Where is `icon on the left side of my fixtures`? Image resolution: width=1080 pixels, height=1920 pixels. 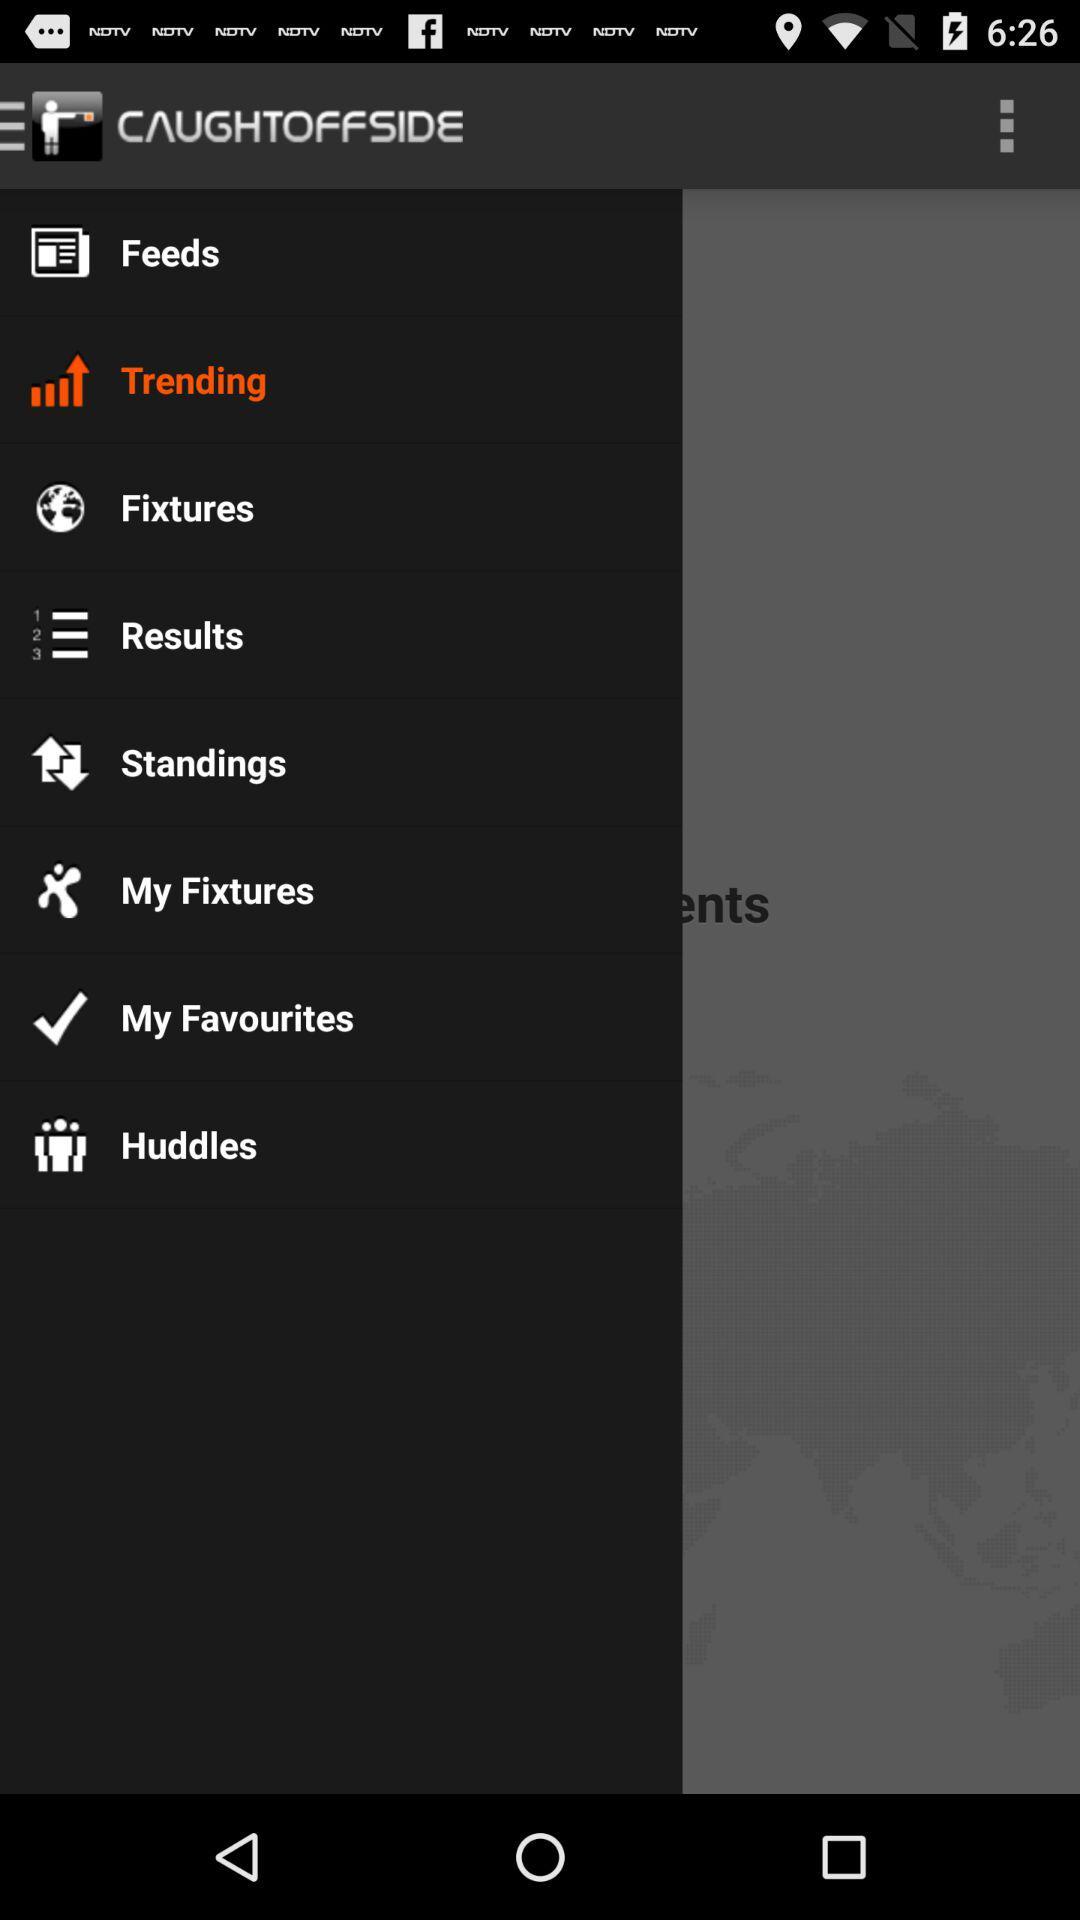
icon on the left side of my fixtures is located at coordinates (59, 887).